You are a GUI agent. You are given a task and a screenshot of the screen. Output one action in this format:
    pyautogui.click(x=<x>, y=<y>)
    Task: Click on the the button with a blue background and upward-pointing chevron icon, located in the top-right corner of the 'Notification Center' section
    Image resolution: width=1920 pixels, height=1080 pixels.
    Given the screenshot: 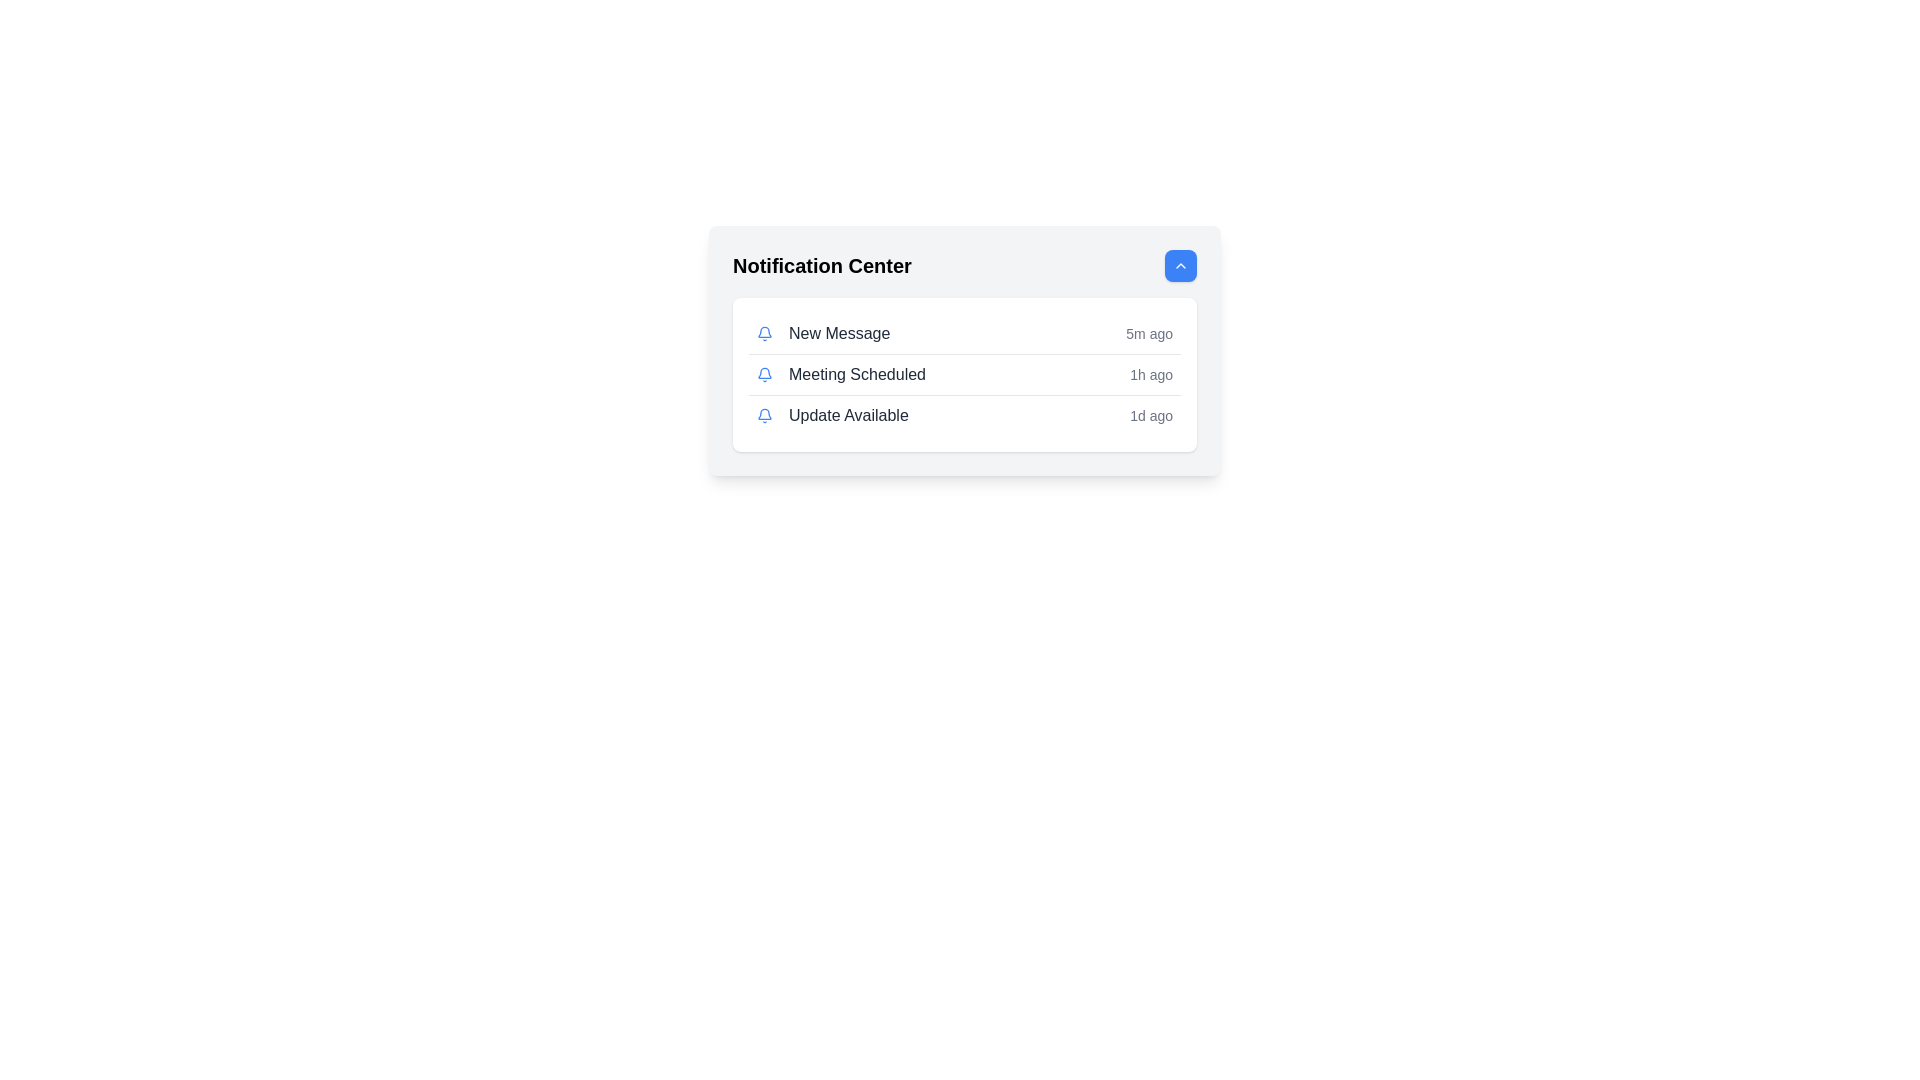 What is the action you would take?
    pyautogui.click(x=1180, y=265)
    